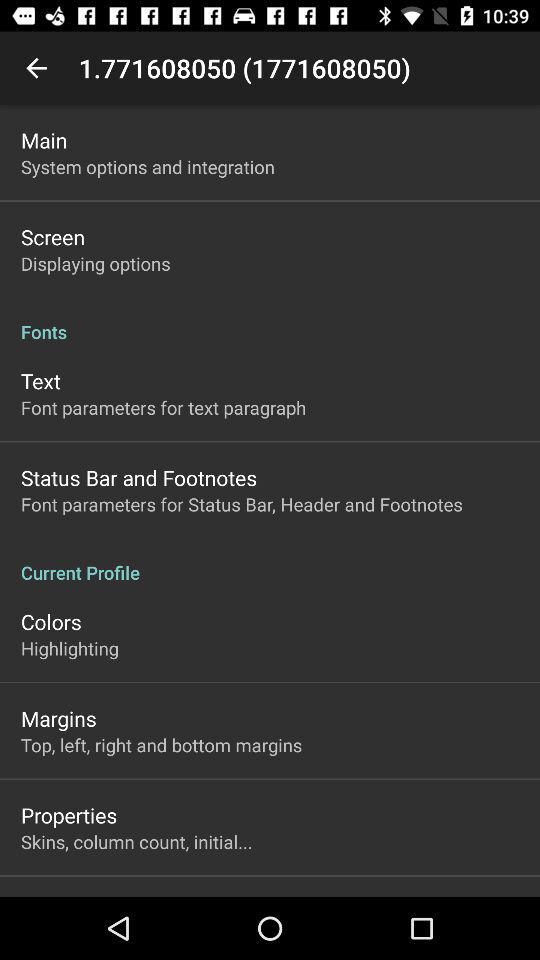  What do you see at coordinates (68, 647) in the screenshot?
I see `the item above margins icon` at bounding box center [68, 647].